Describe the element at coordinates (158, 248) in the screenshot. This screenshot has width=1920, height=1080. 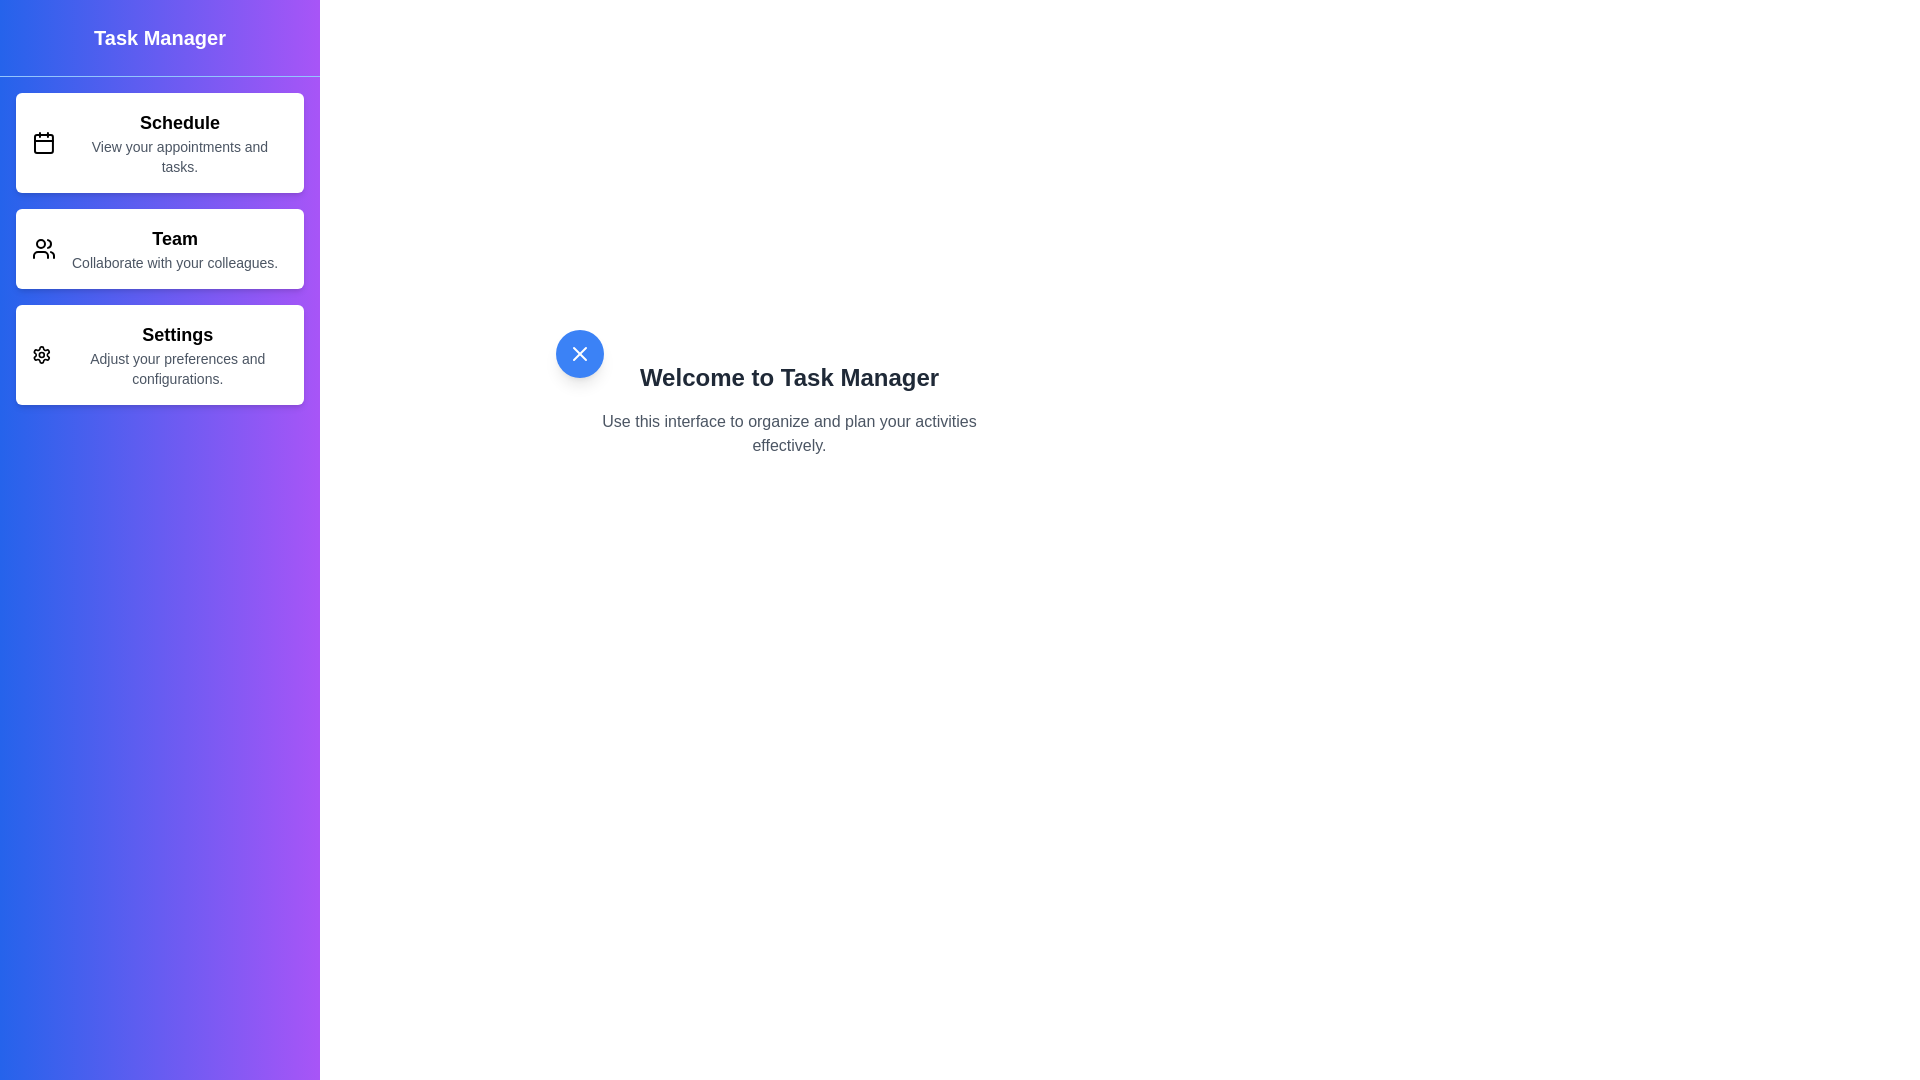
I see `the menu item Team` at that location.